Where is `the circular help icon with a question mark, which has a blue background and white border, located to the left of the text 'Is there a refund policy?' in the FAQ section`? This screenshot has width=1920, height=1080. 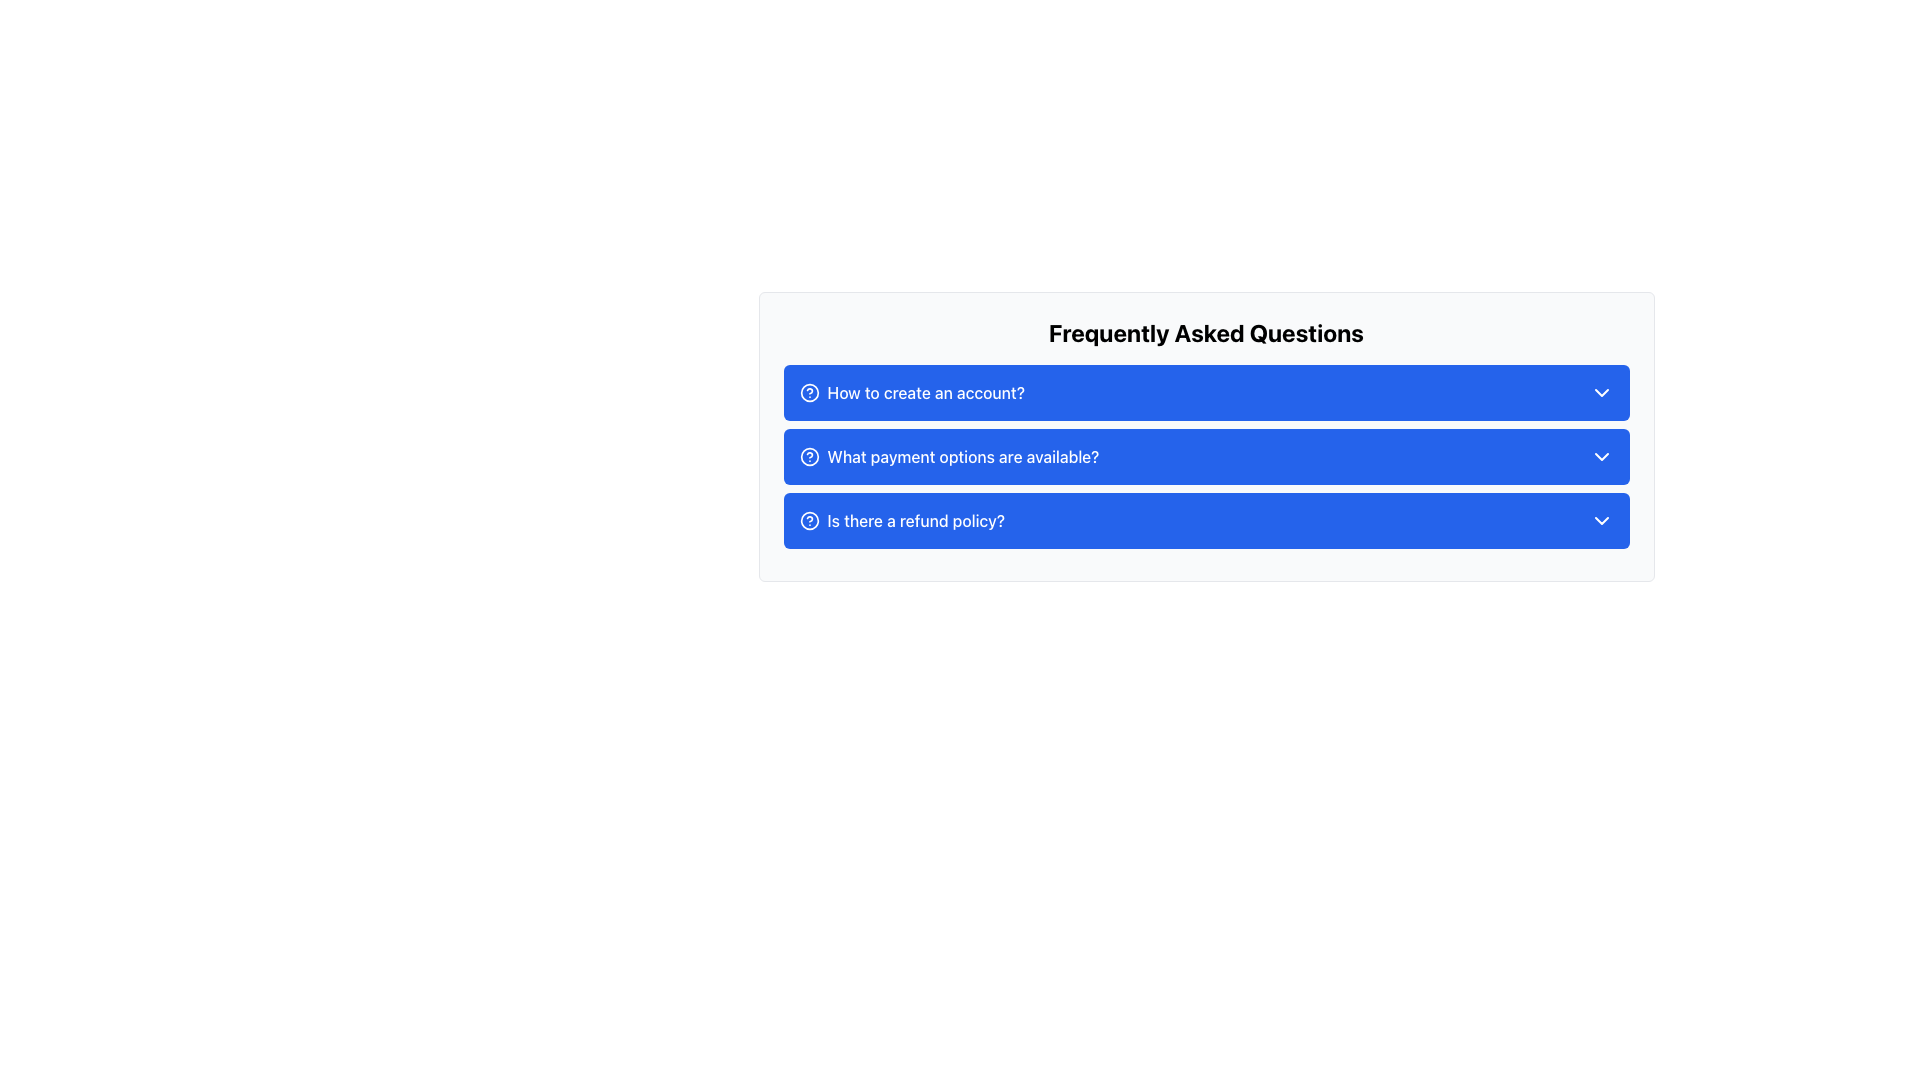 the circular help icon with a question mark, which has a blue background and white border, located to the left of the text 'Is there a refund policy?' in the FAQ section is located at coordinates (809, 519).